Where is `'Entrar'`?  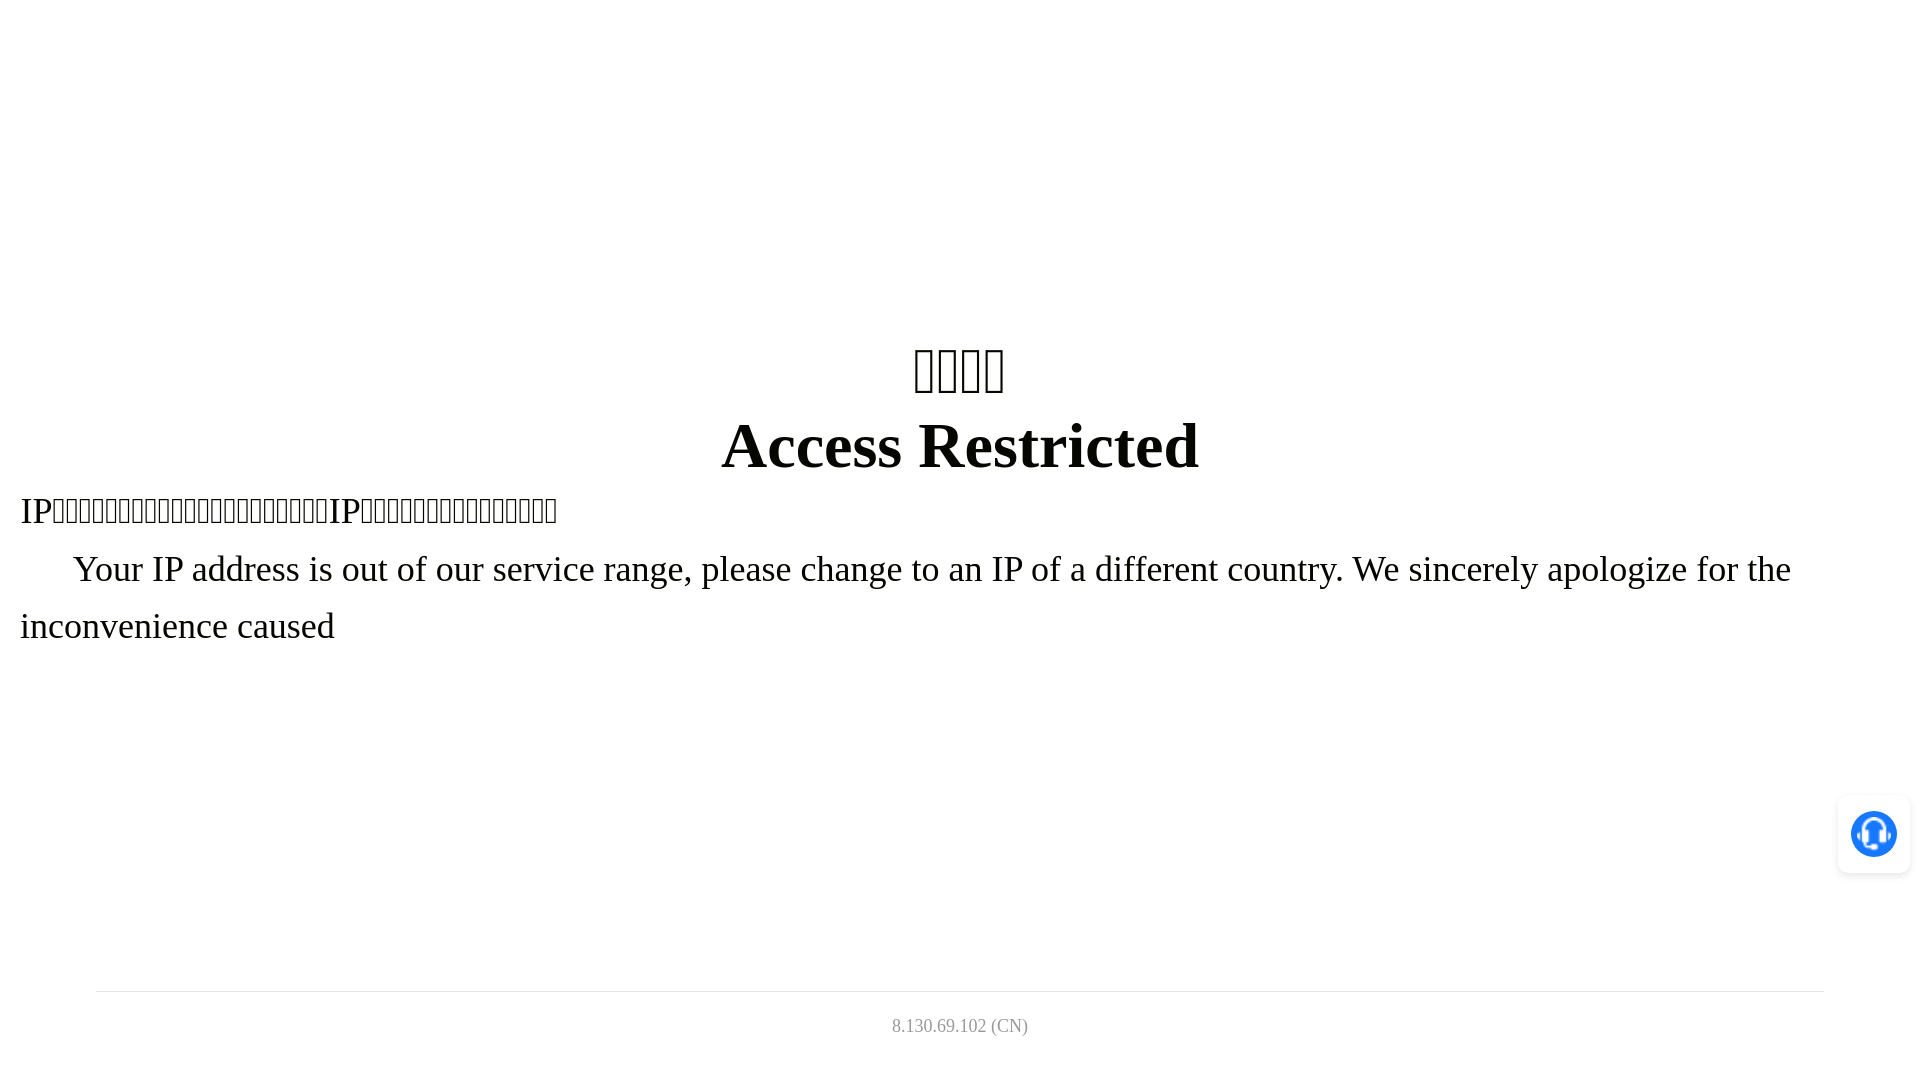
'Entrar' is located at coordinates (1506, 39).